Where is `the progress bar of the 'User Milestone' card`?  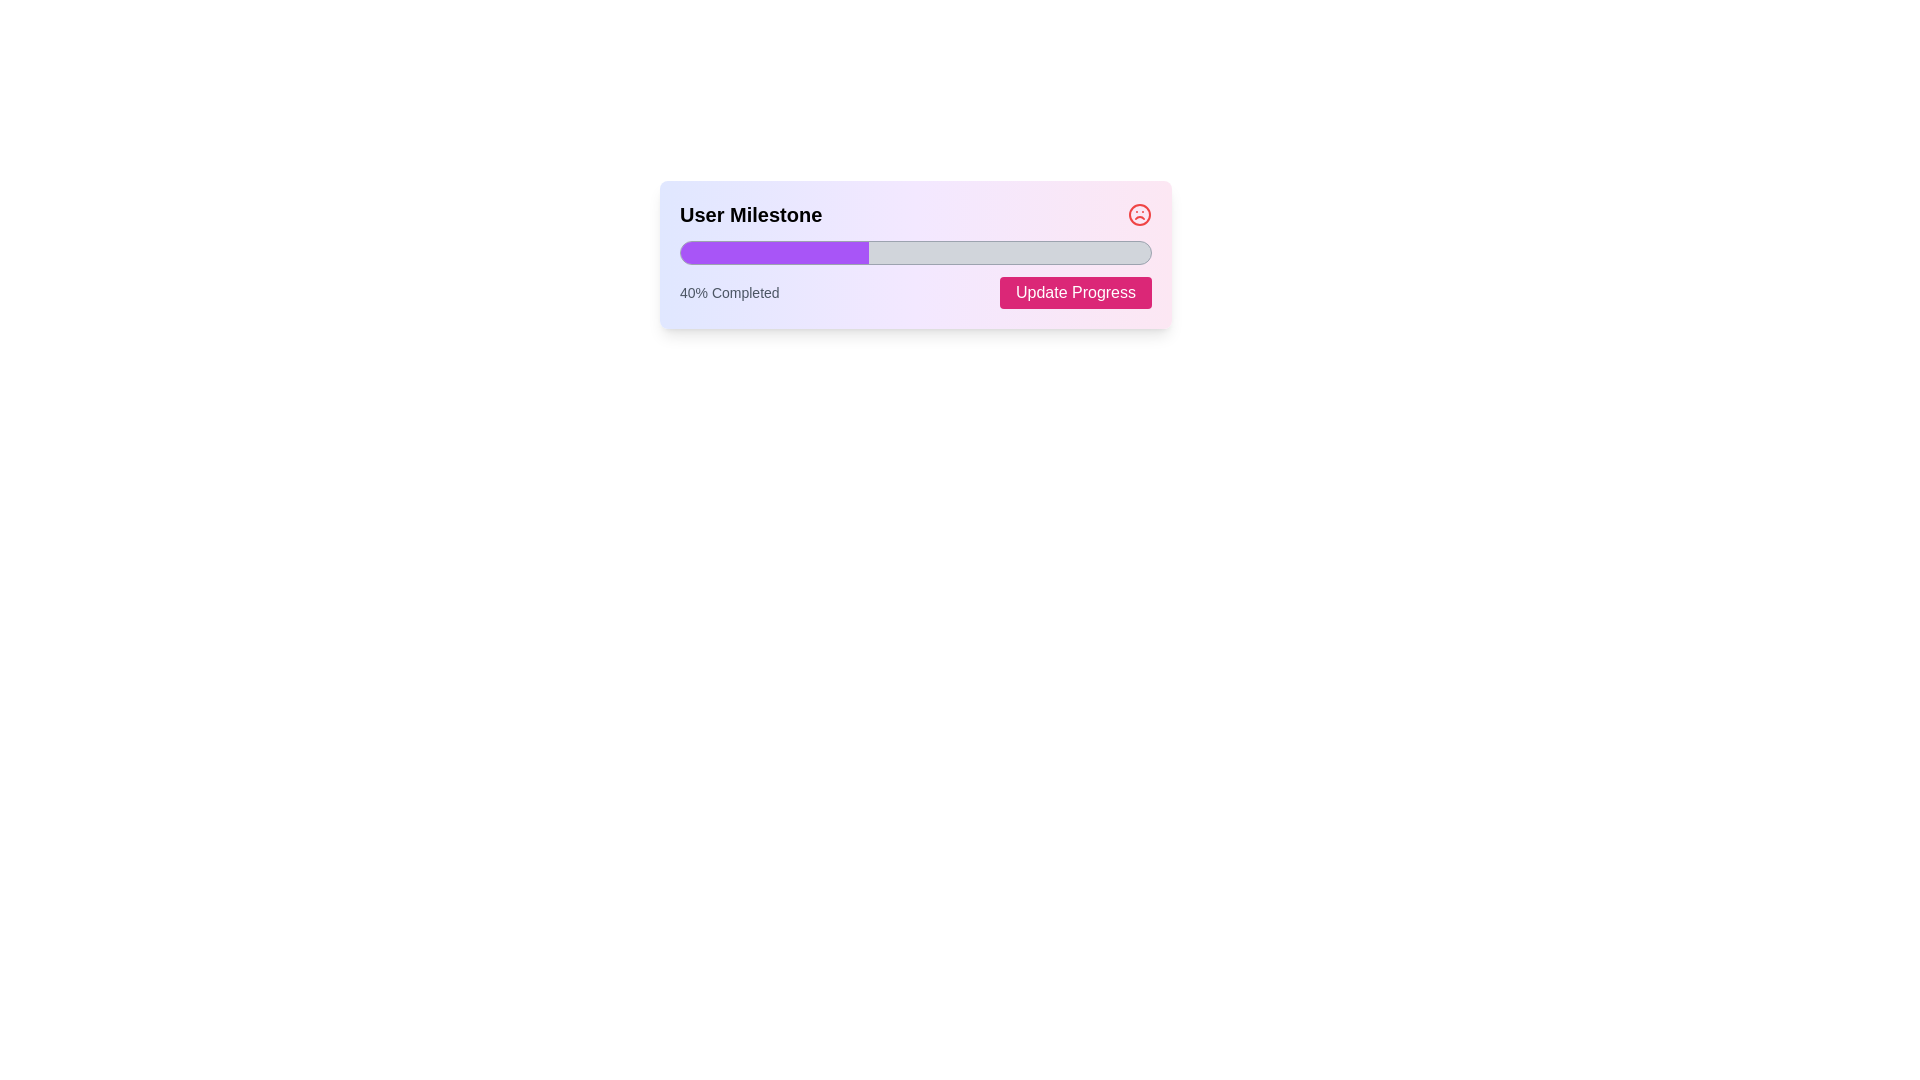 the progress bar of the 'User Milestone' card is located at coordinates (915, 253).